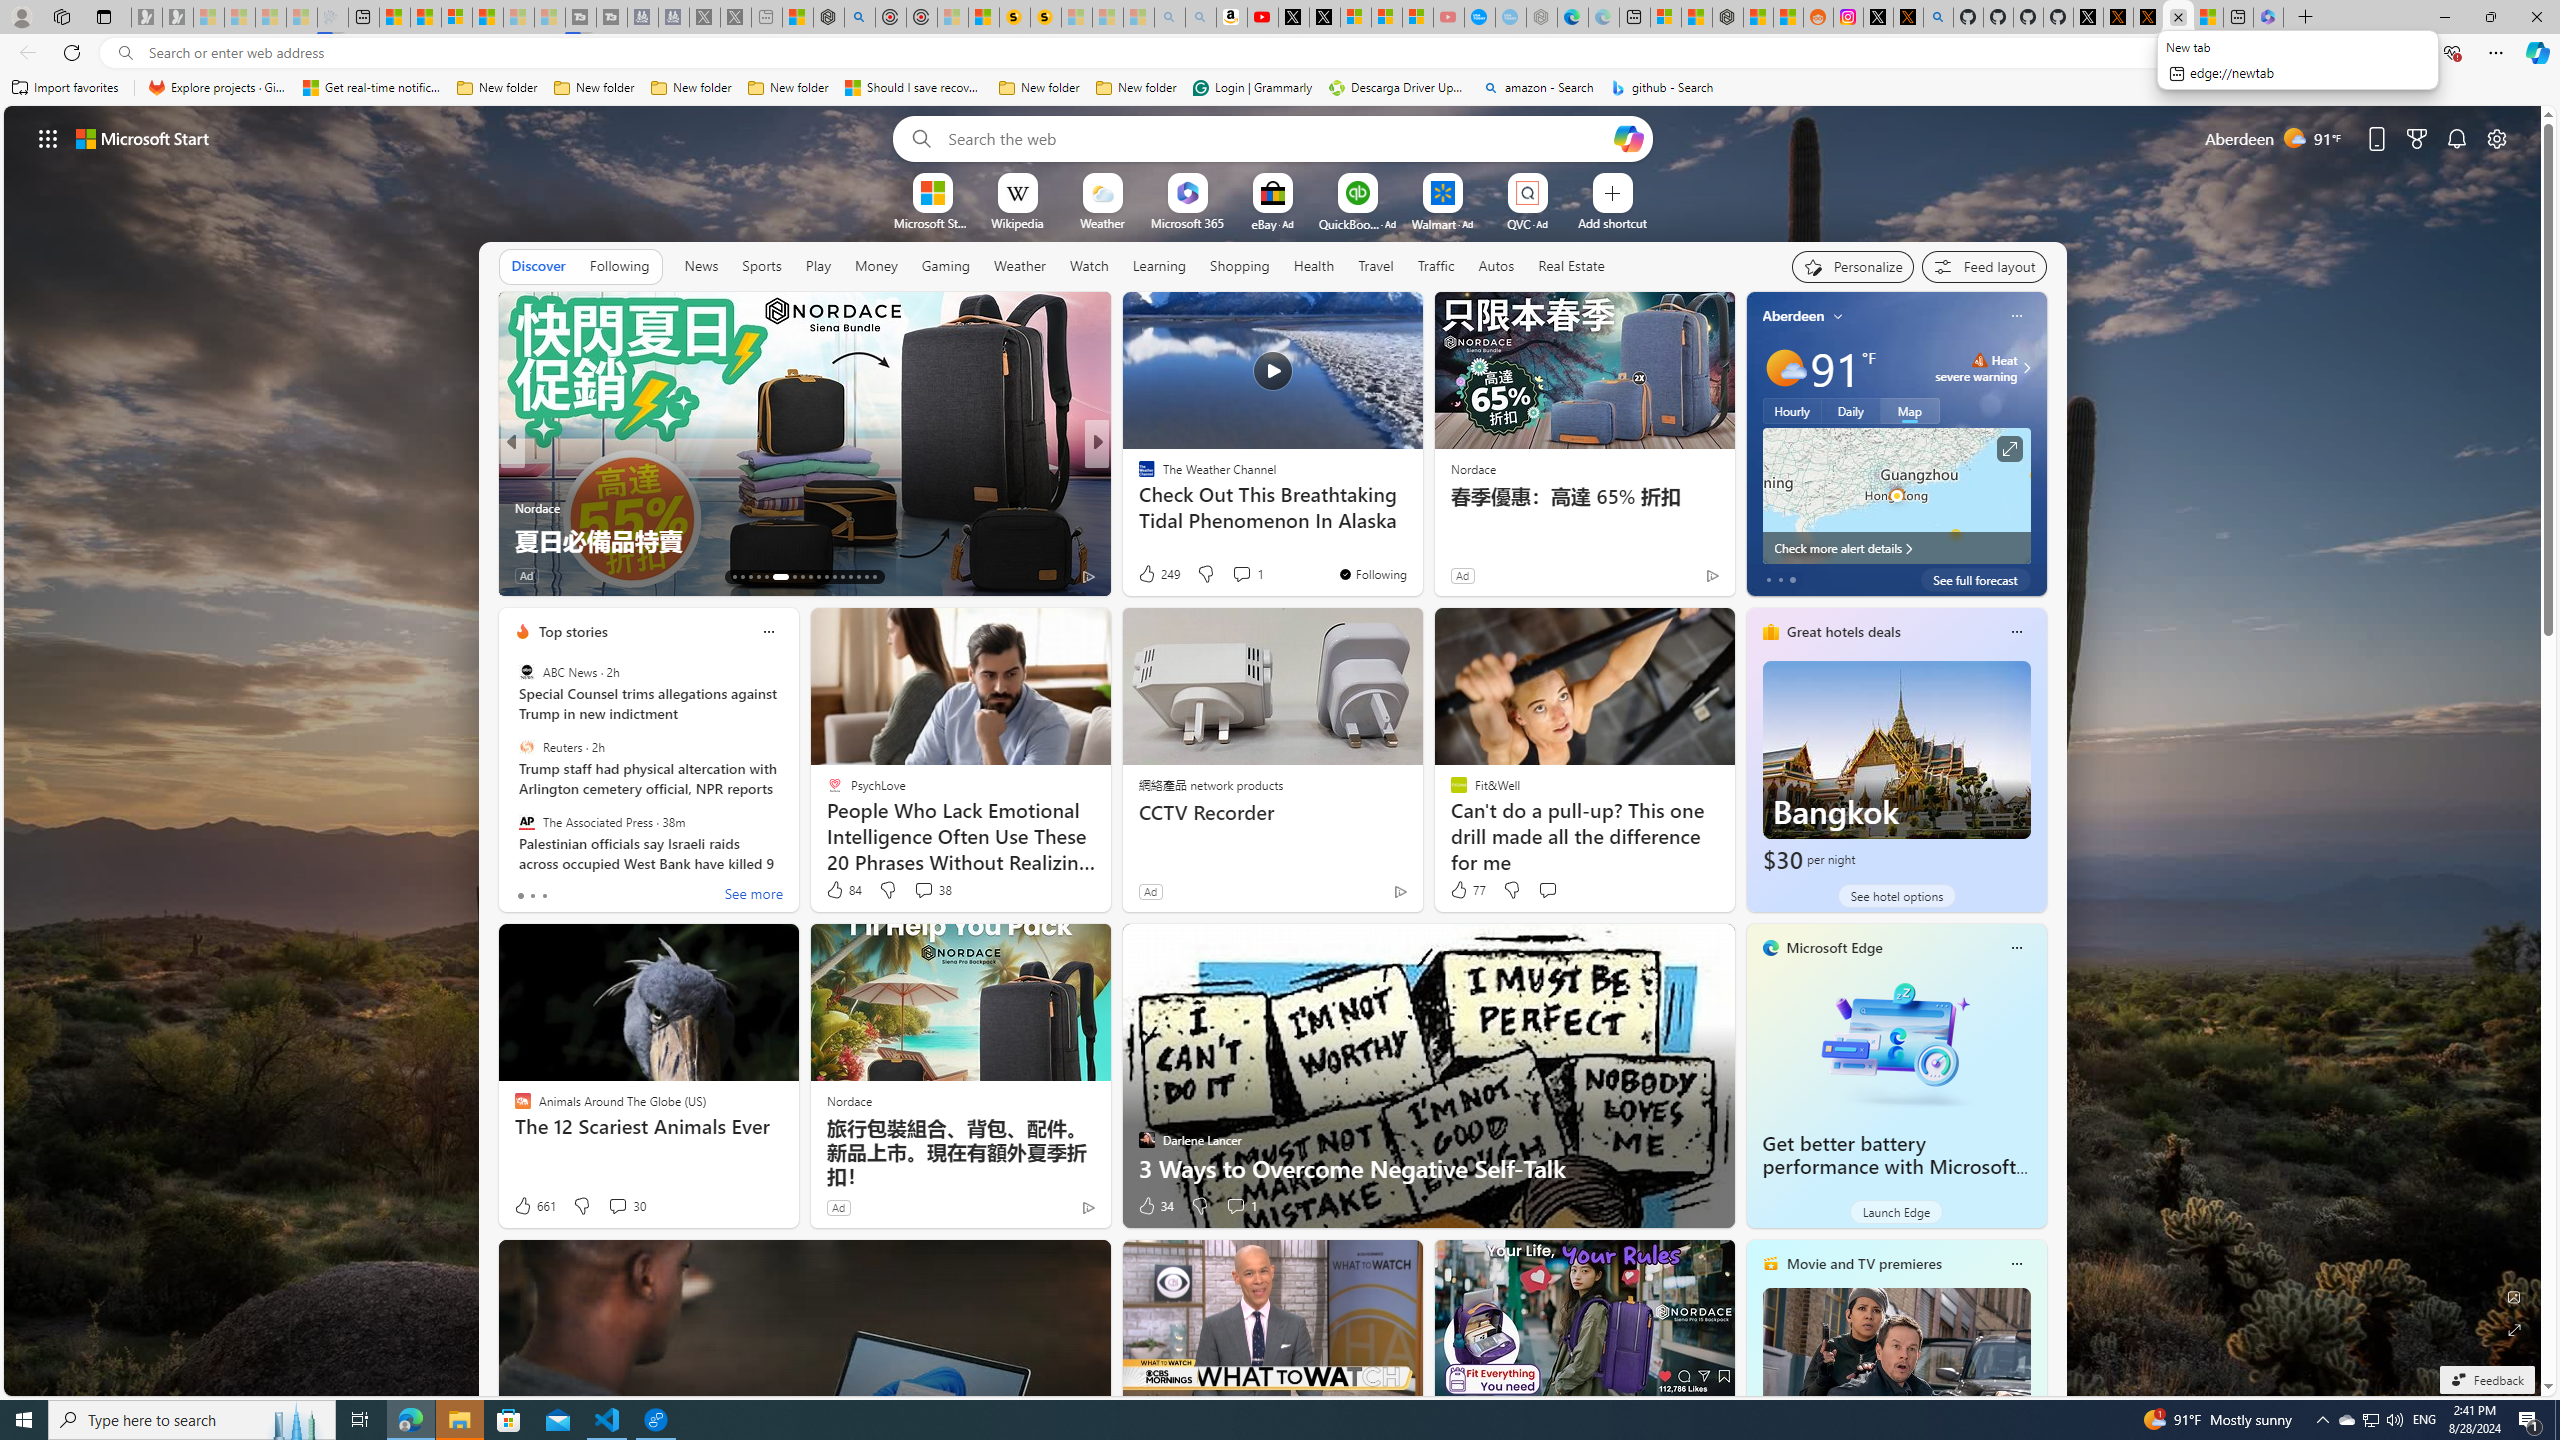 The image size is (2560, 1440). Describe the element at coordinates (1312, 264) in the screenshot. I see `'Health'` at that location.